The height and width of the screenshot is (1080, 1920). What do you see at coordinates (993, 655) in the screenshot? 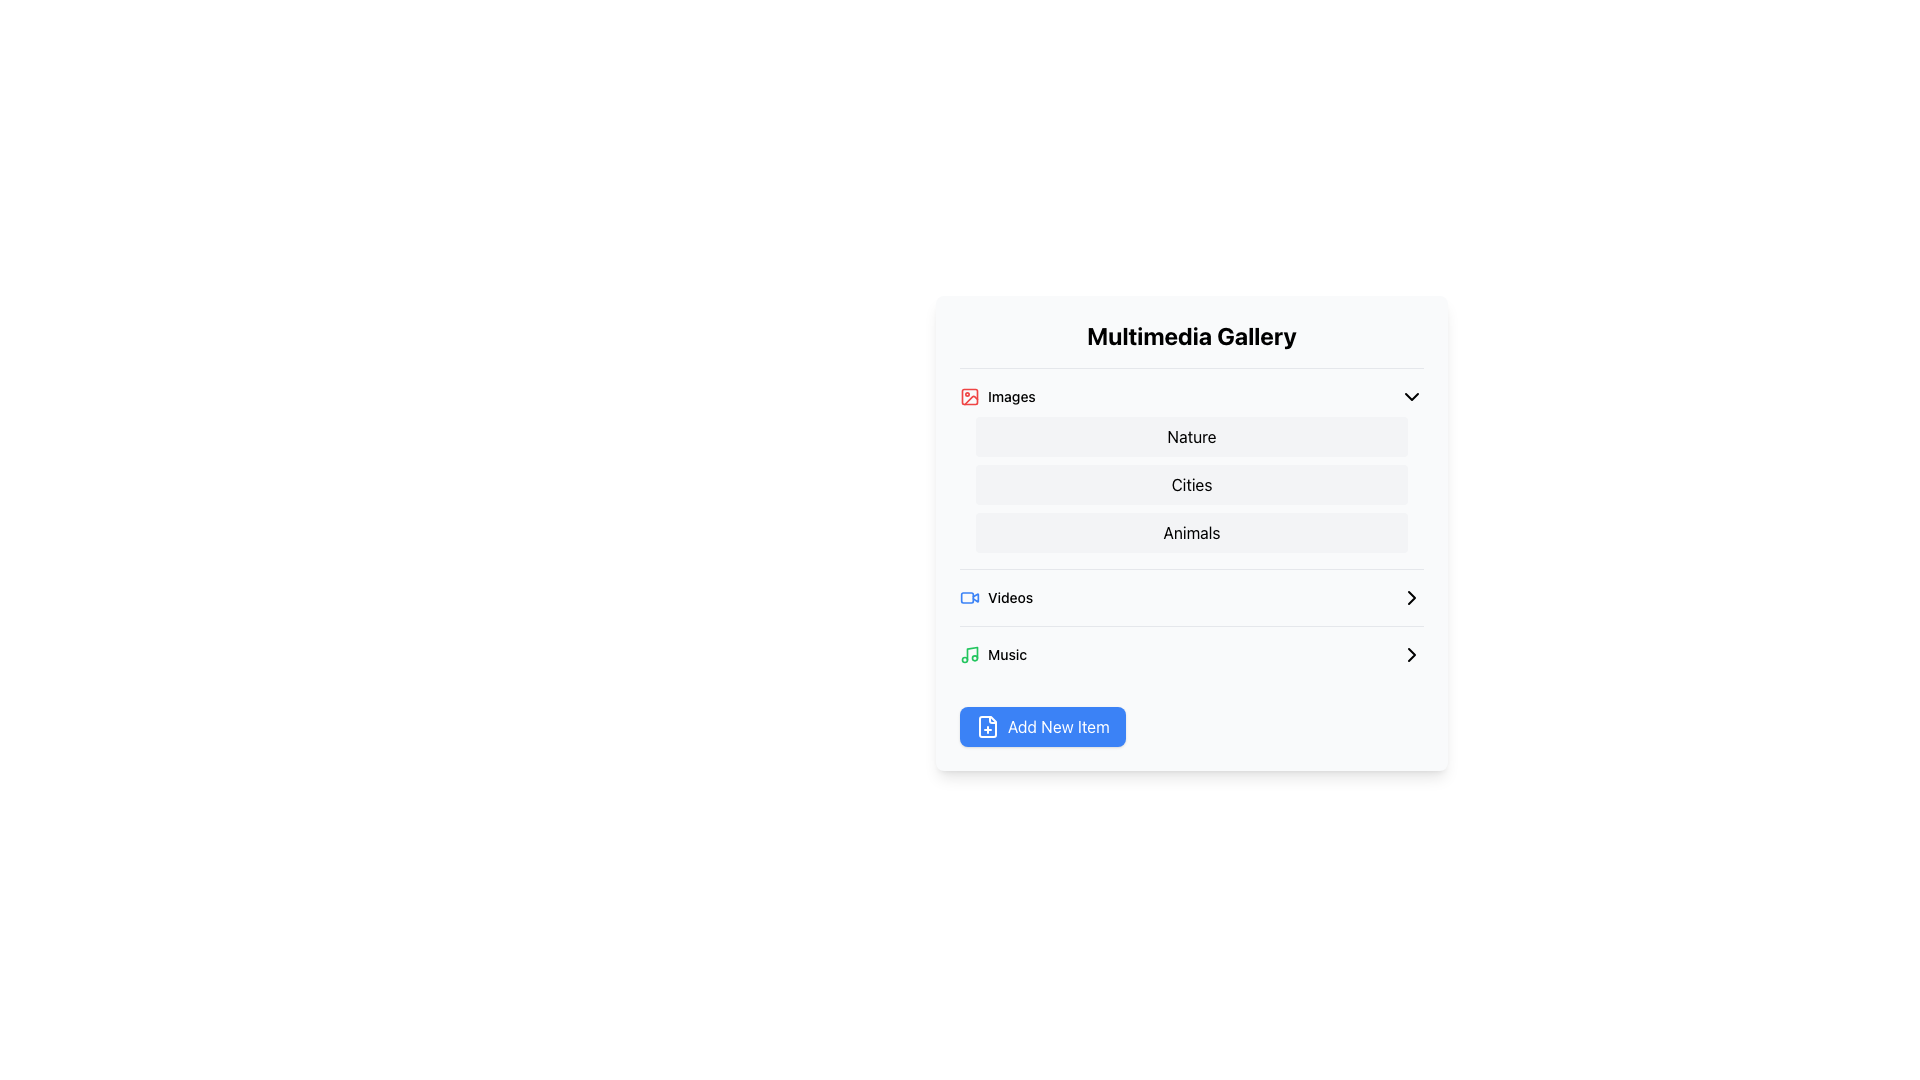
I see `the List item labeled 'Music' with a green music icon in the 'Videos' section` at bounding box center [993, 655].